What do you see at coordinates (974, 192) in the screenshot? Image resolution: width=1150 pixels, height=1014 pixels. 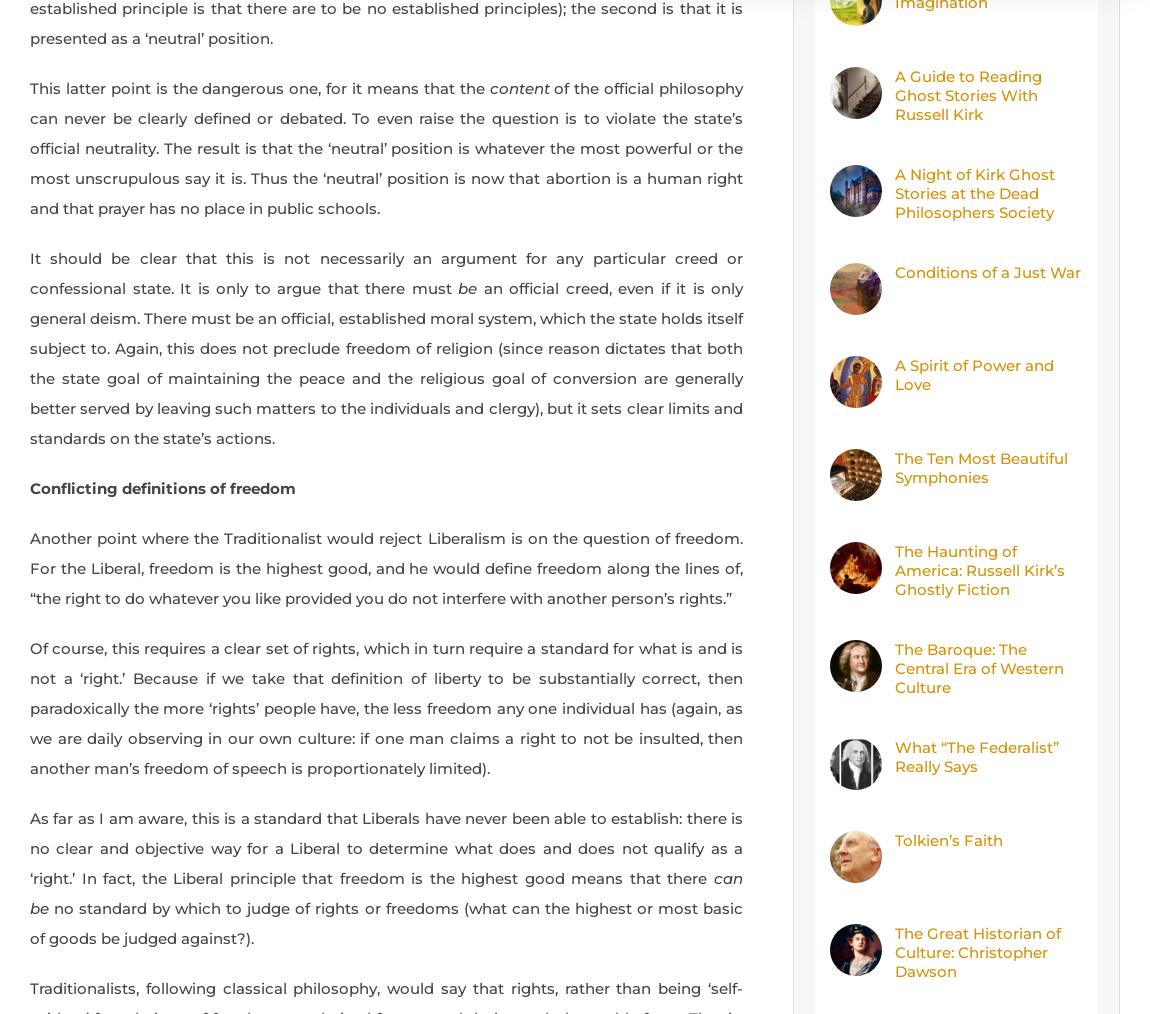 I see `'A Night of Kirk Ghost Stories at the Dead Philosophers Society'` at bounding box center [974, 192].